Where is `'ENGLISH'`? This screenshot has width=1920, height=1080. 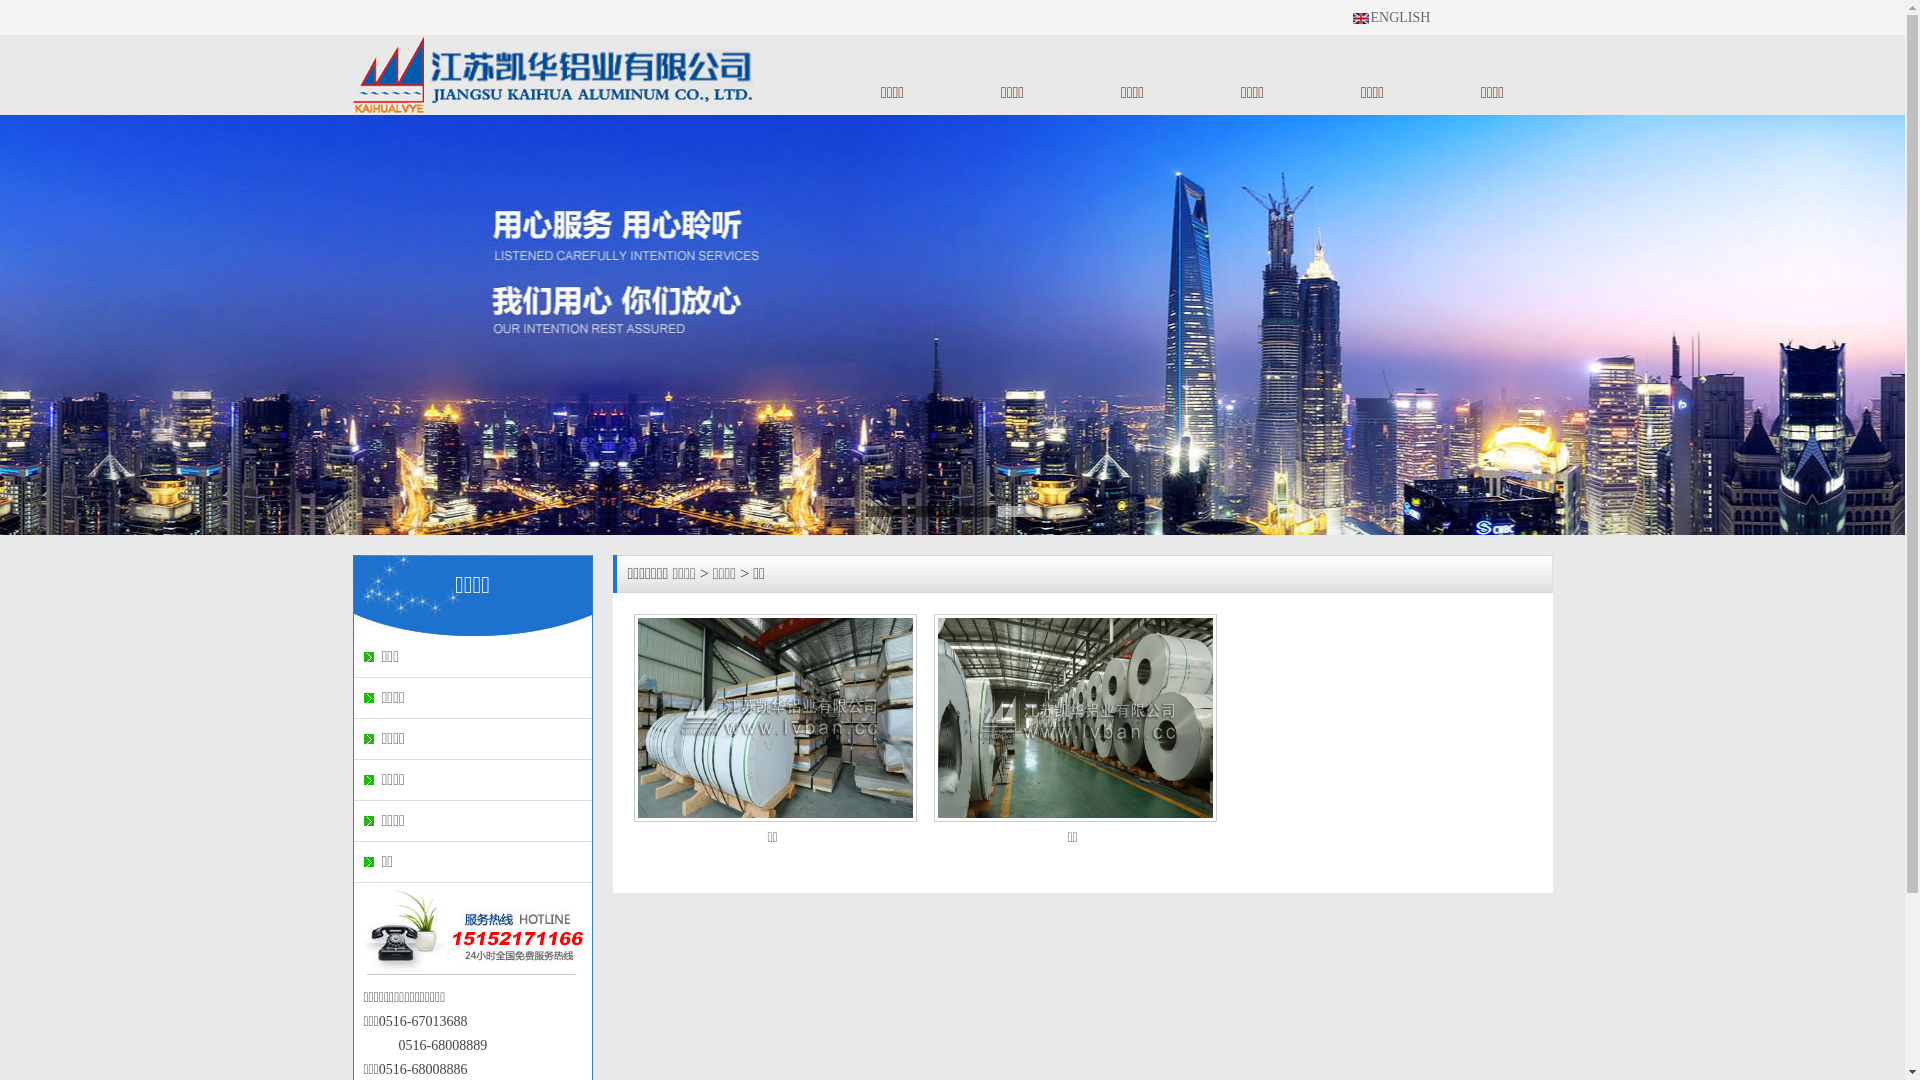
'ENGLISH' is located at coordinates (1399, 18).